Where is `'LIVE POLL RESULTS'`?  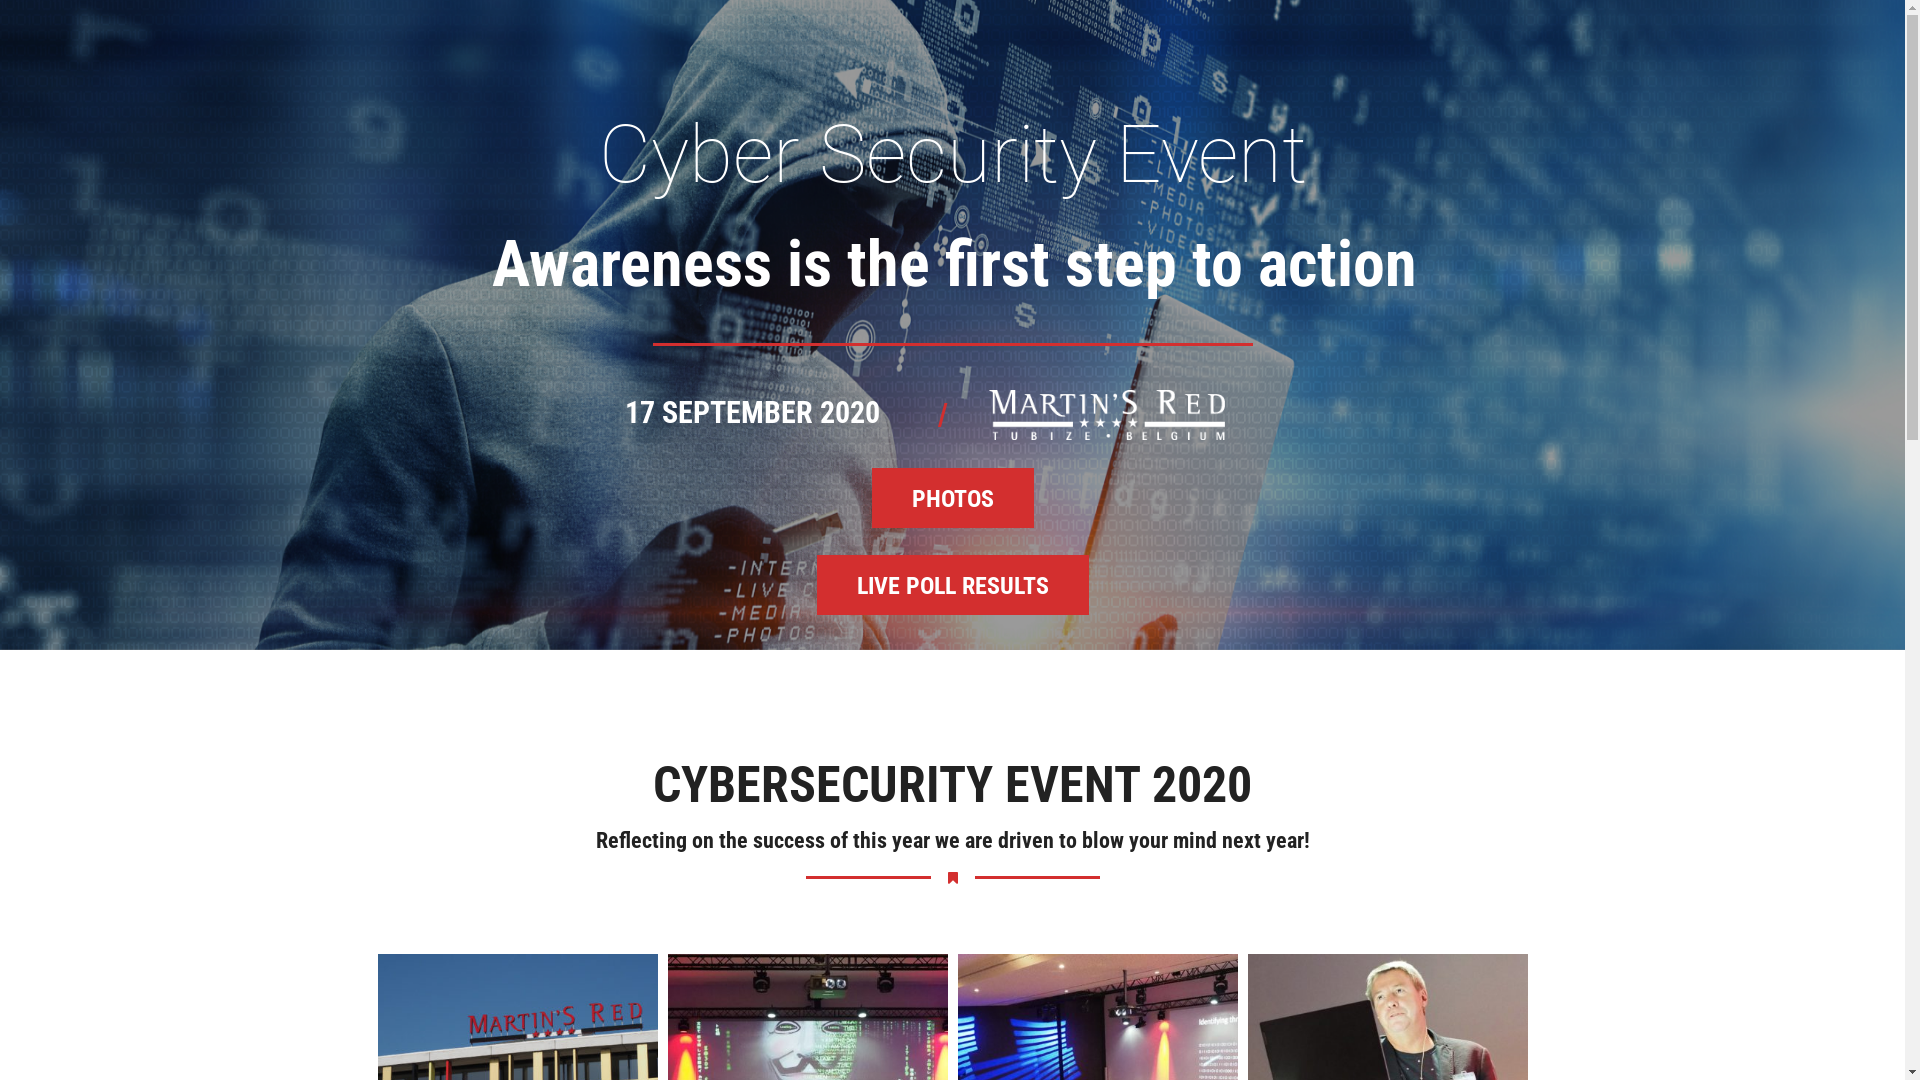 'LIVE POLL RESULTS' is located at coordinates (950, 585).